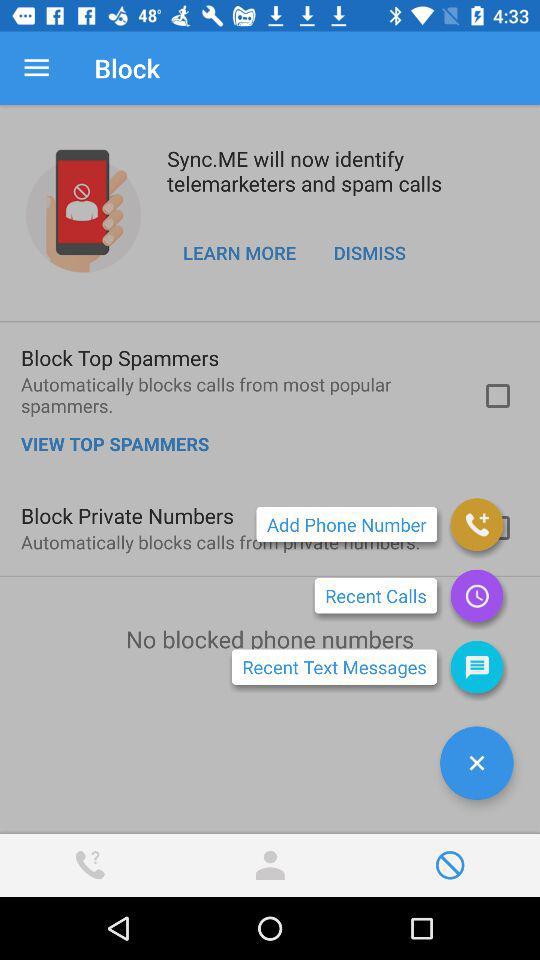 The height and width of the screenshot is (960, 540). What do you see at coordinates (475, 667) in the screenshot?
I see `the chat icon` at bounding box center [475, 667].